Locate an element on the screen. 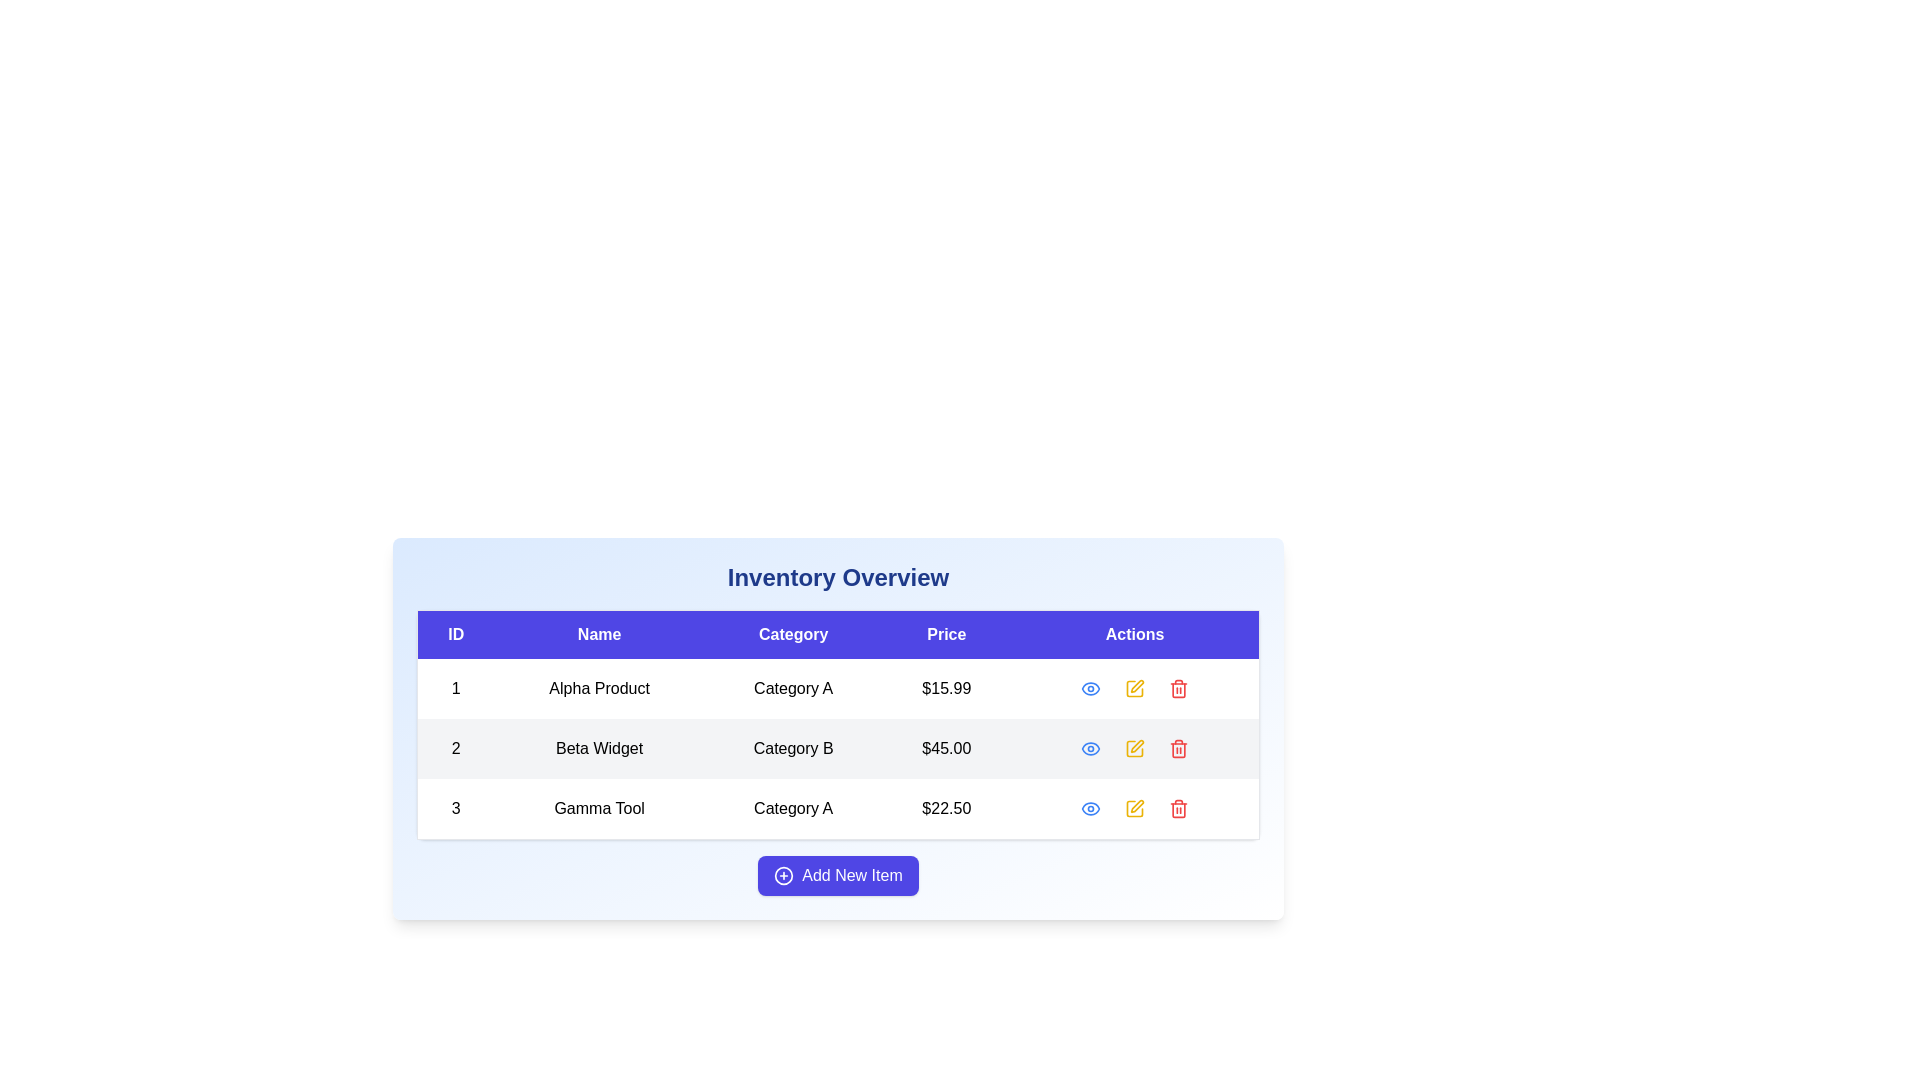 This screenshot has width=1920, height=1080. the red trash can icon in the 'Actions' column of the third item, 'Gamma Tool,' is located at coordinates (1179, 808).